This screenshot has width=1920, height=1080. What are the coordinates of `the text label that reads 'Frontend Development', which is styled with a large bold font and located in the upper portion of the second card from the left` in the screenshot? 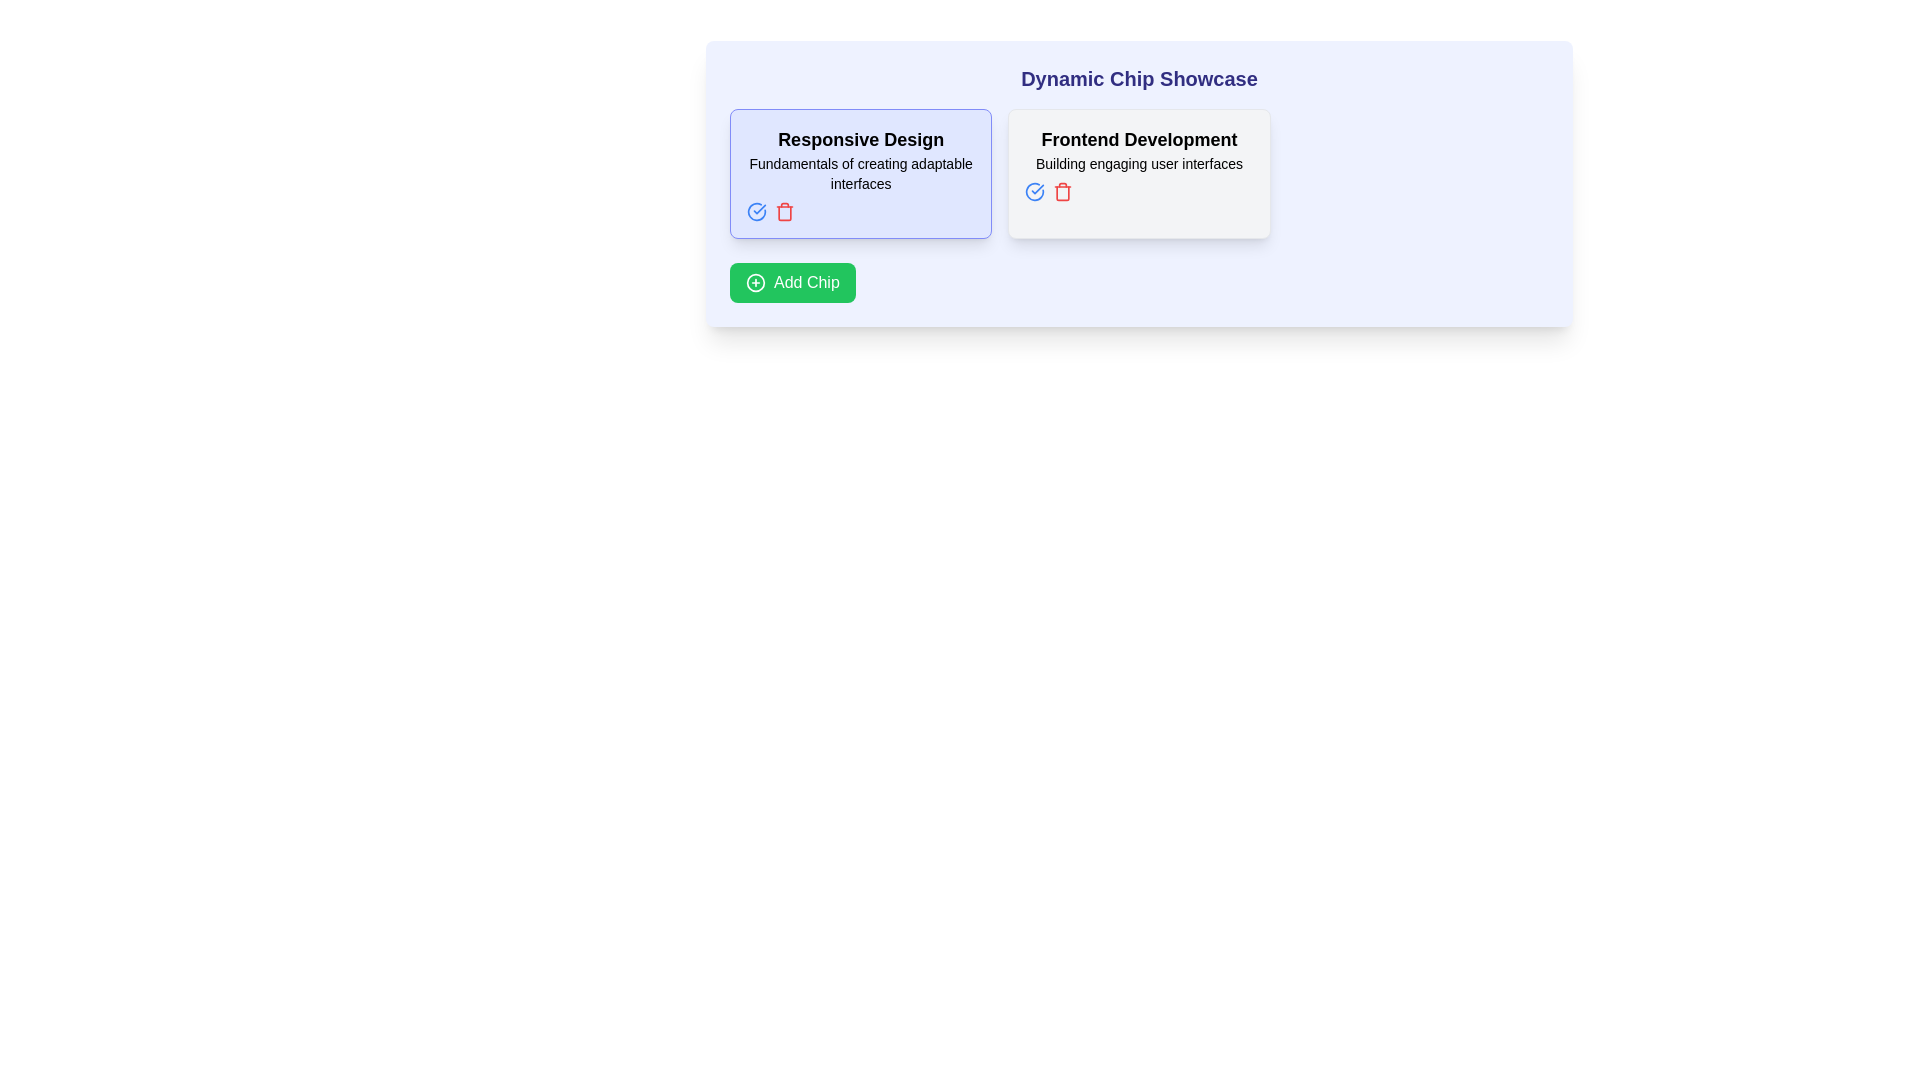 It's located at (1139, 138).